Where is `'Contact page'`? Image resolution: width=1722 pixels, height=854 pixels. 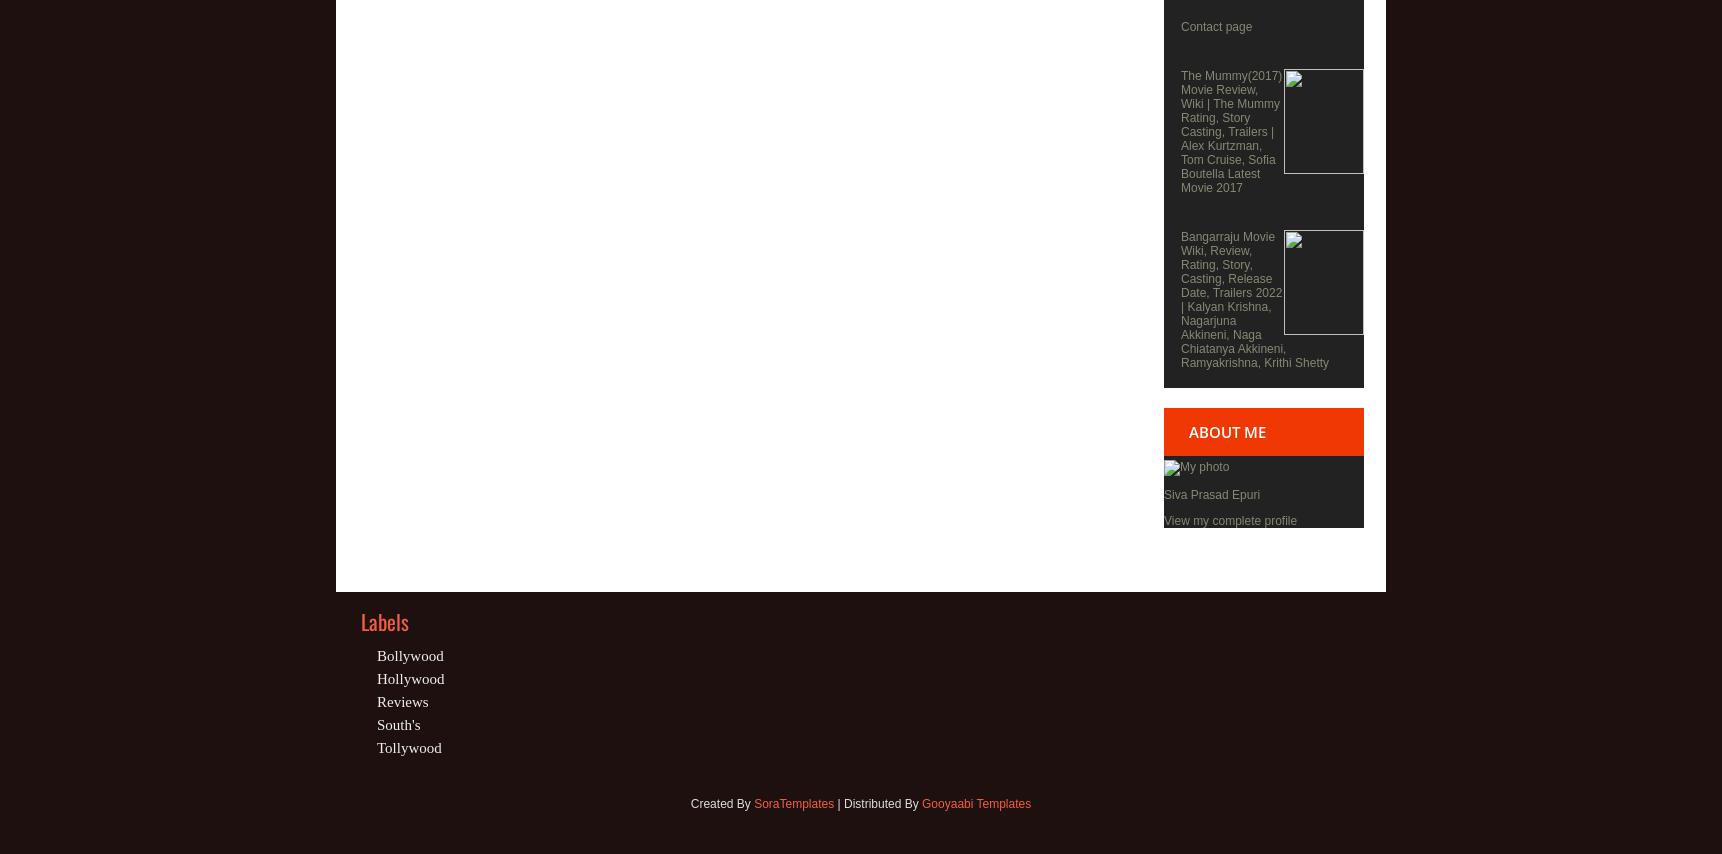
'Contact page' is located at coordinates (1215, 24).